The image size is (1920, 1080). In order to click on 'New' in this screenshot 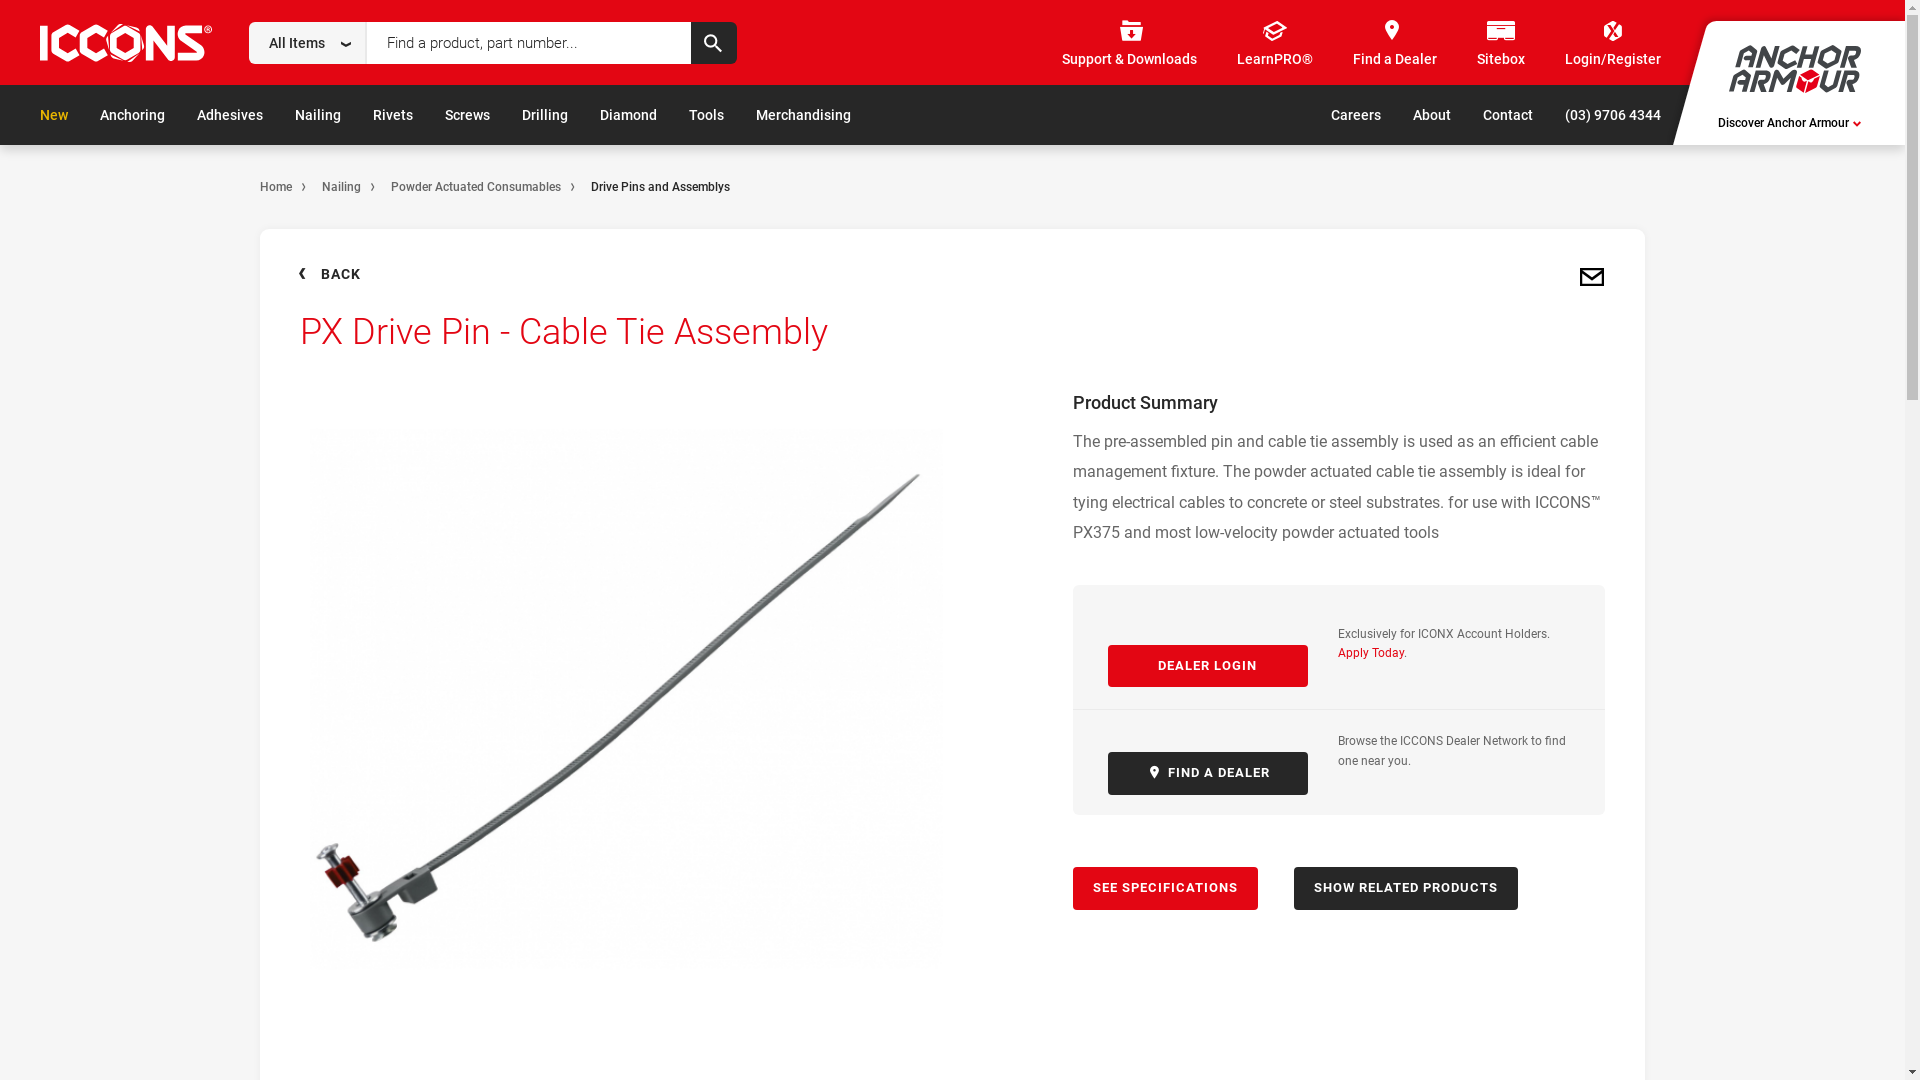, I will do `click(39, 115)`.